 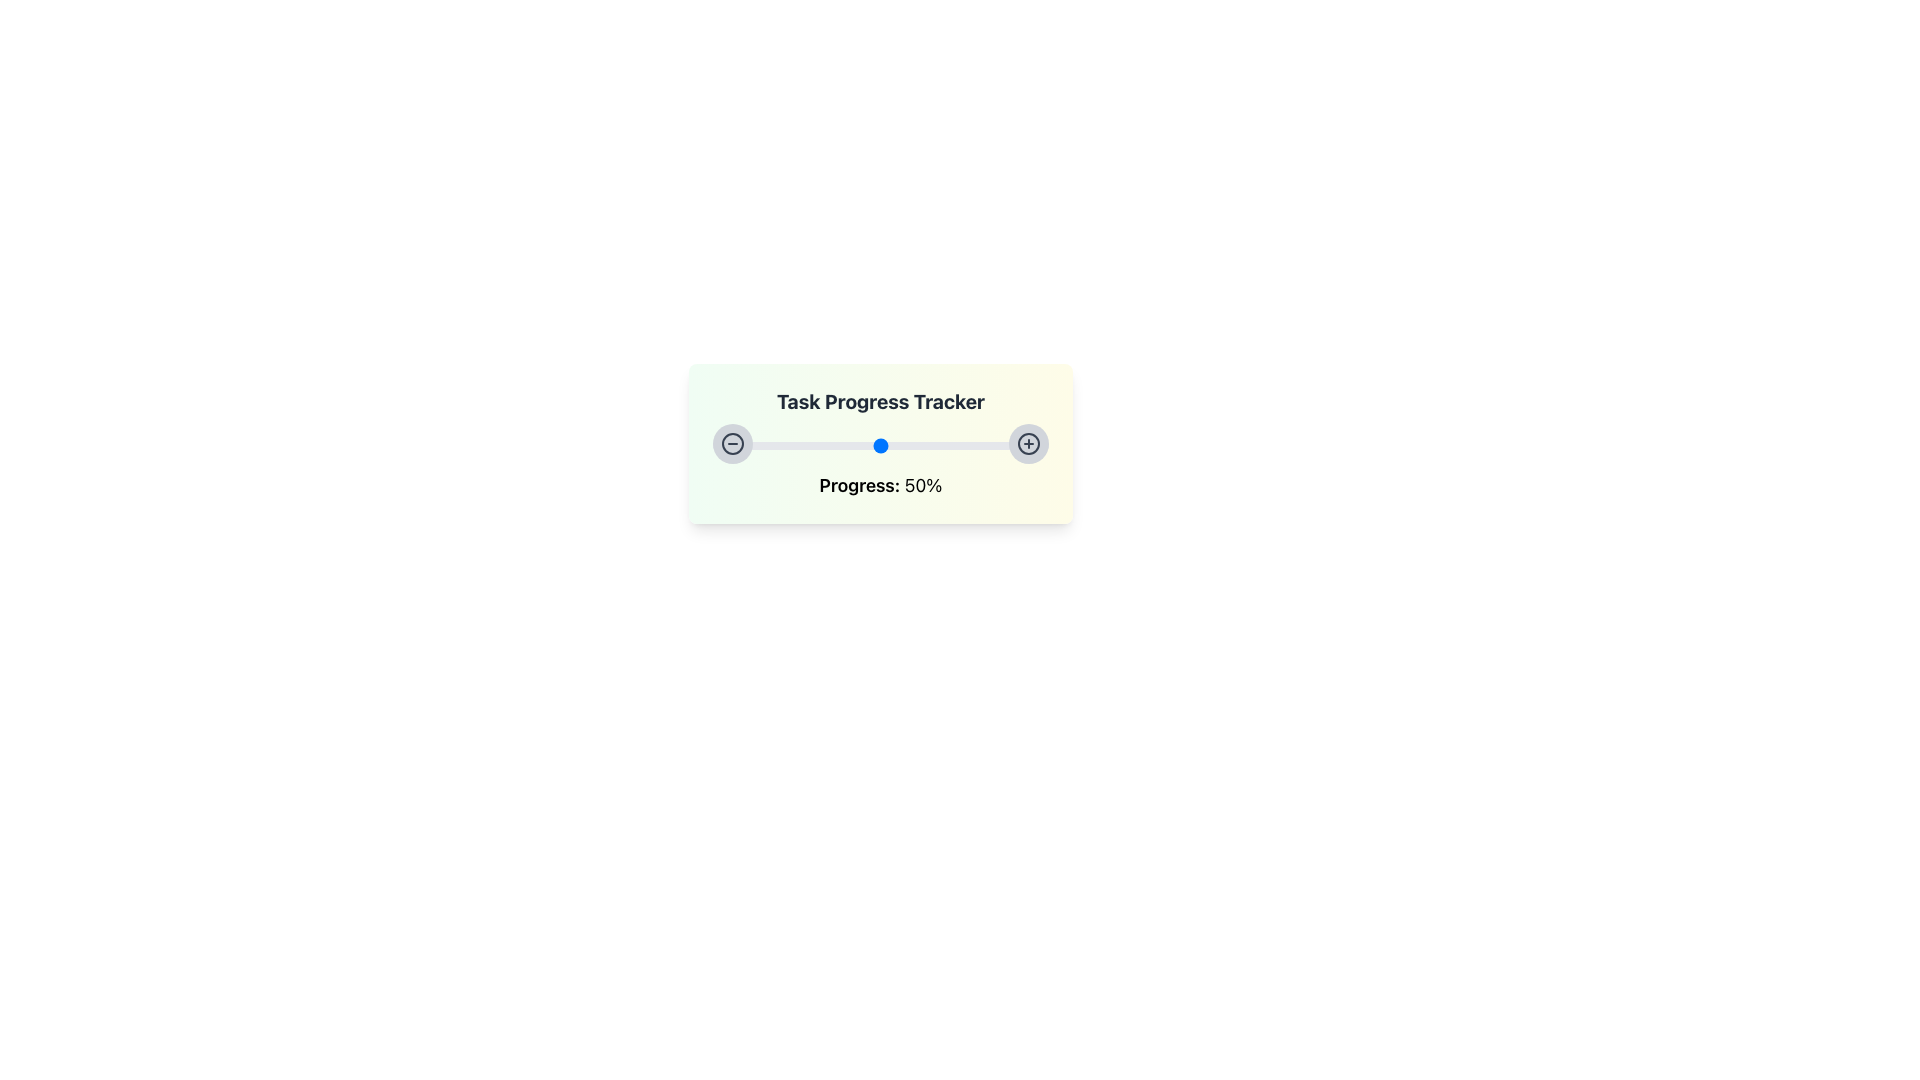 What do you see at coordinates (864, 442) in the screenshot?
I see `progress value` at bounding box center [864, 442].